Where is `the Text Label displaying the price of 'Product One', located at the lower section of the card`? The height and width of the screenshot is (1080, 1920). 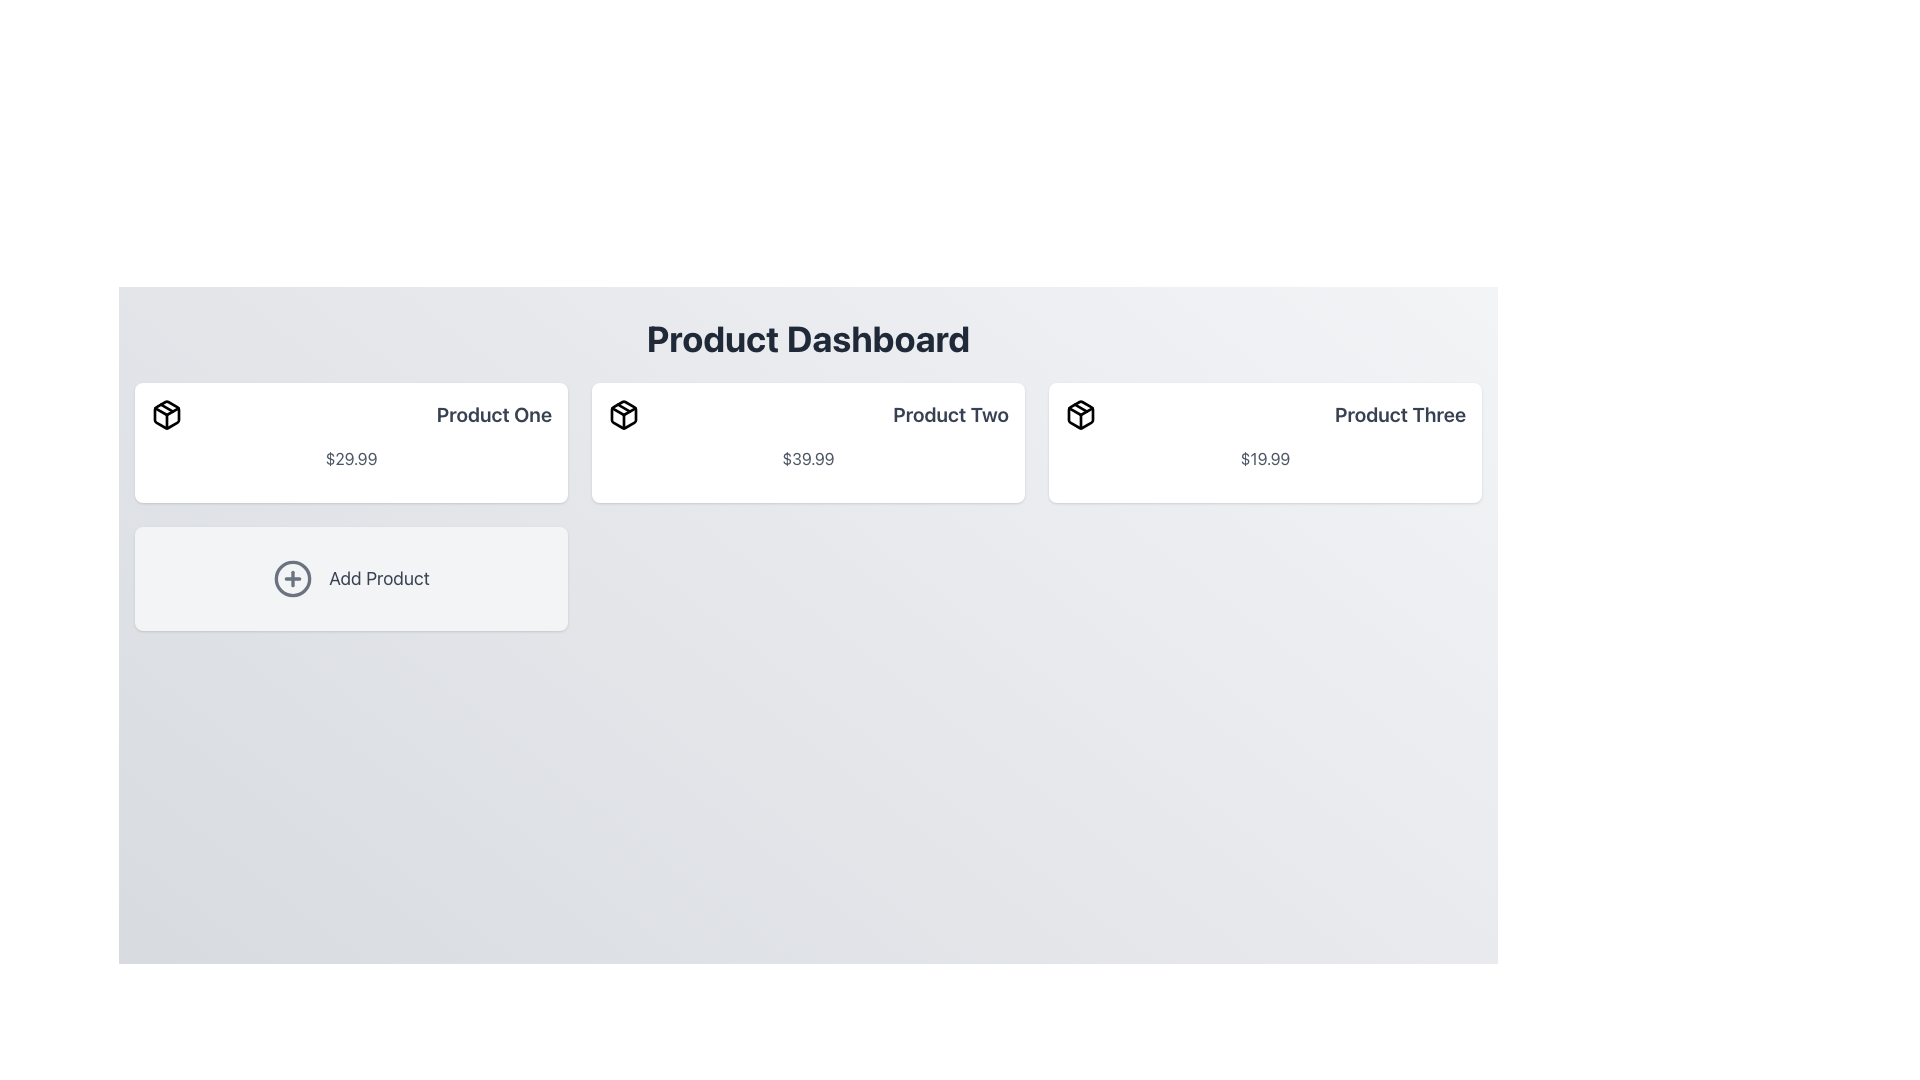
the Text Label displaying the price of 'Product One', located at the lower section of the card is located at coordinates (351, 459).